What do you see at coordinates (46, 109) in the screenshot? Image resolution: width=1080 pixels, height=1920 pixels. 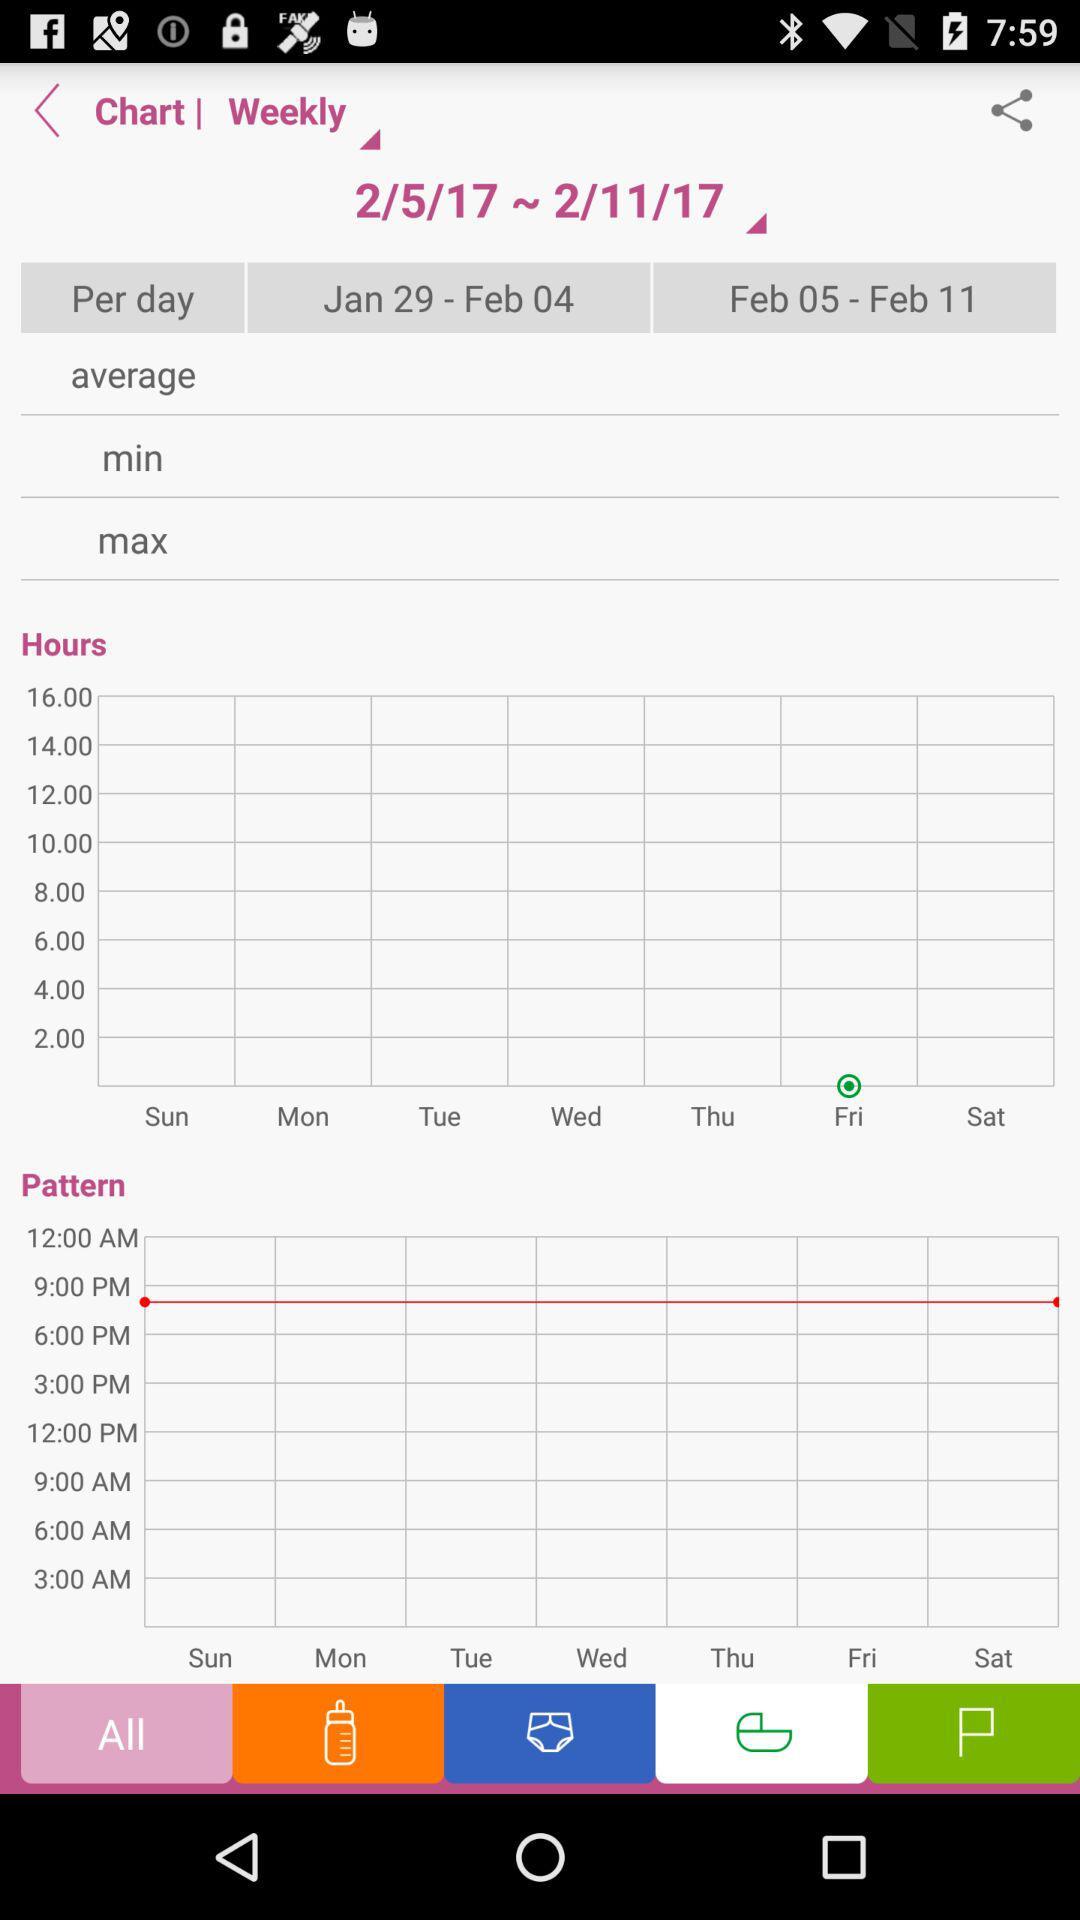 I see `the app to the left of the chart app` at bounding box center [46, 109].